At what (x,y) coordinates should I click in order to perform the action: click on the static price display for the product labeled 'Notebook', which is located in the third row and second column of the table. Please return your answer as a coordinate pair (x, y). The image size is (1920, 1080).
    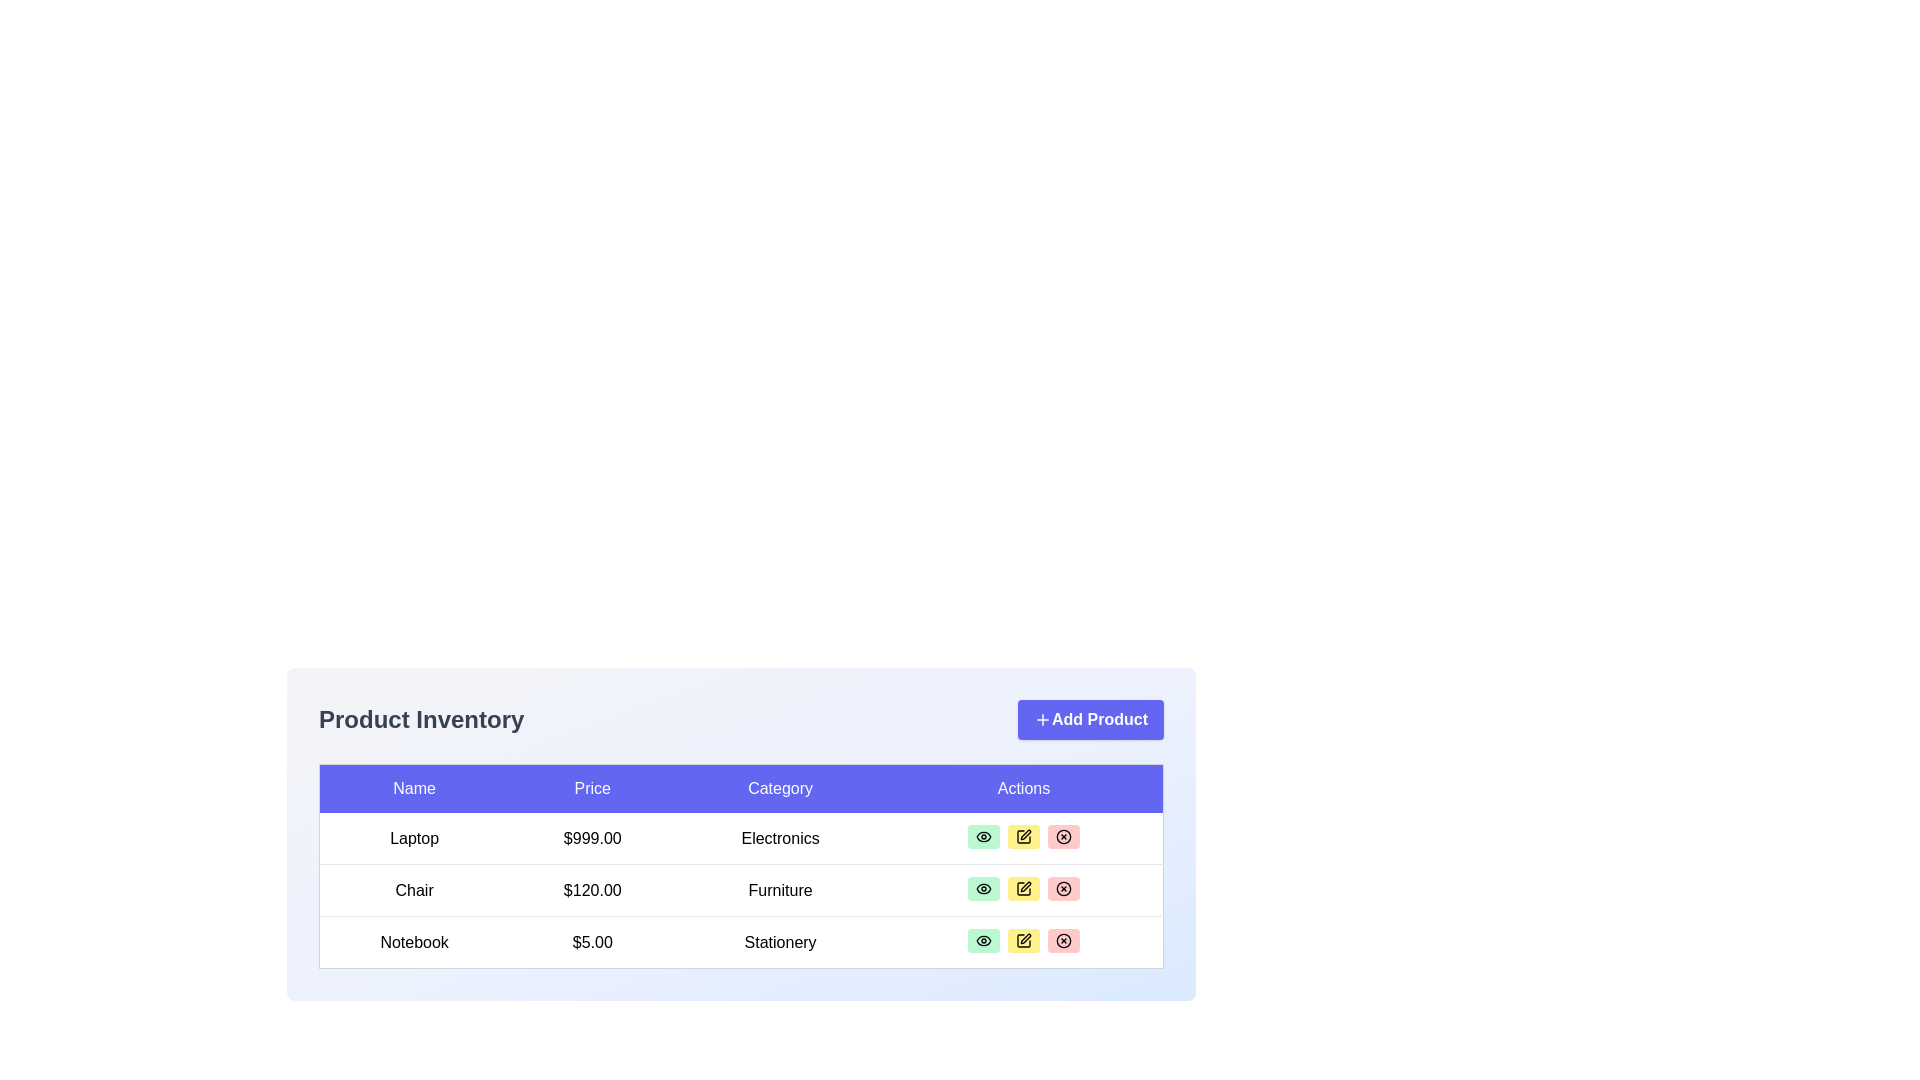
    Looking at the image, I should click on (591, 942).